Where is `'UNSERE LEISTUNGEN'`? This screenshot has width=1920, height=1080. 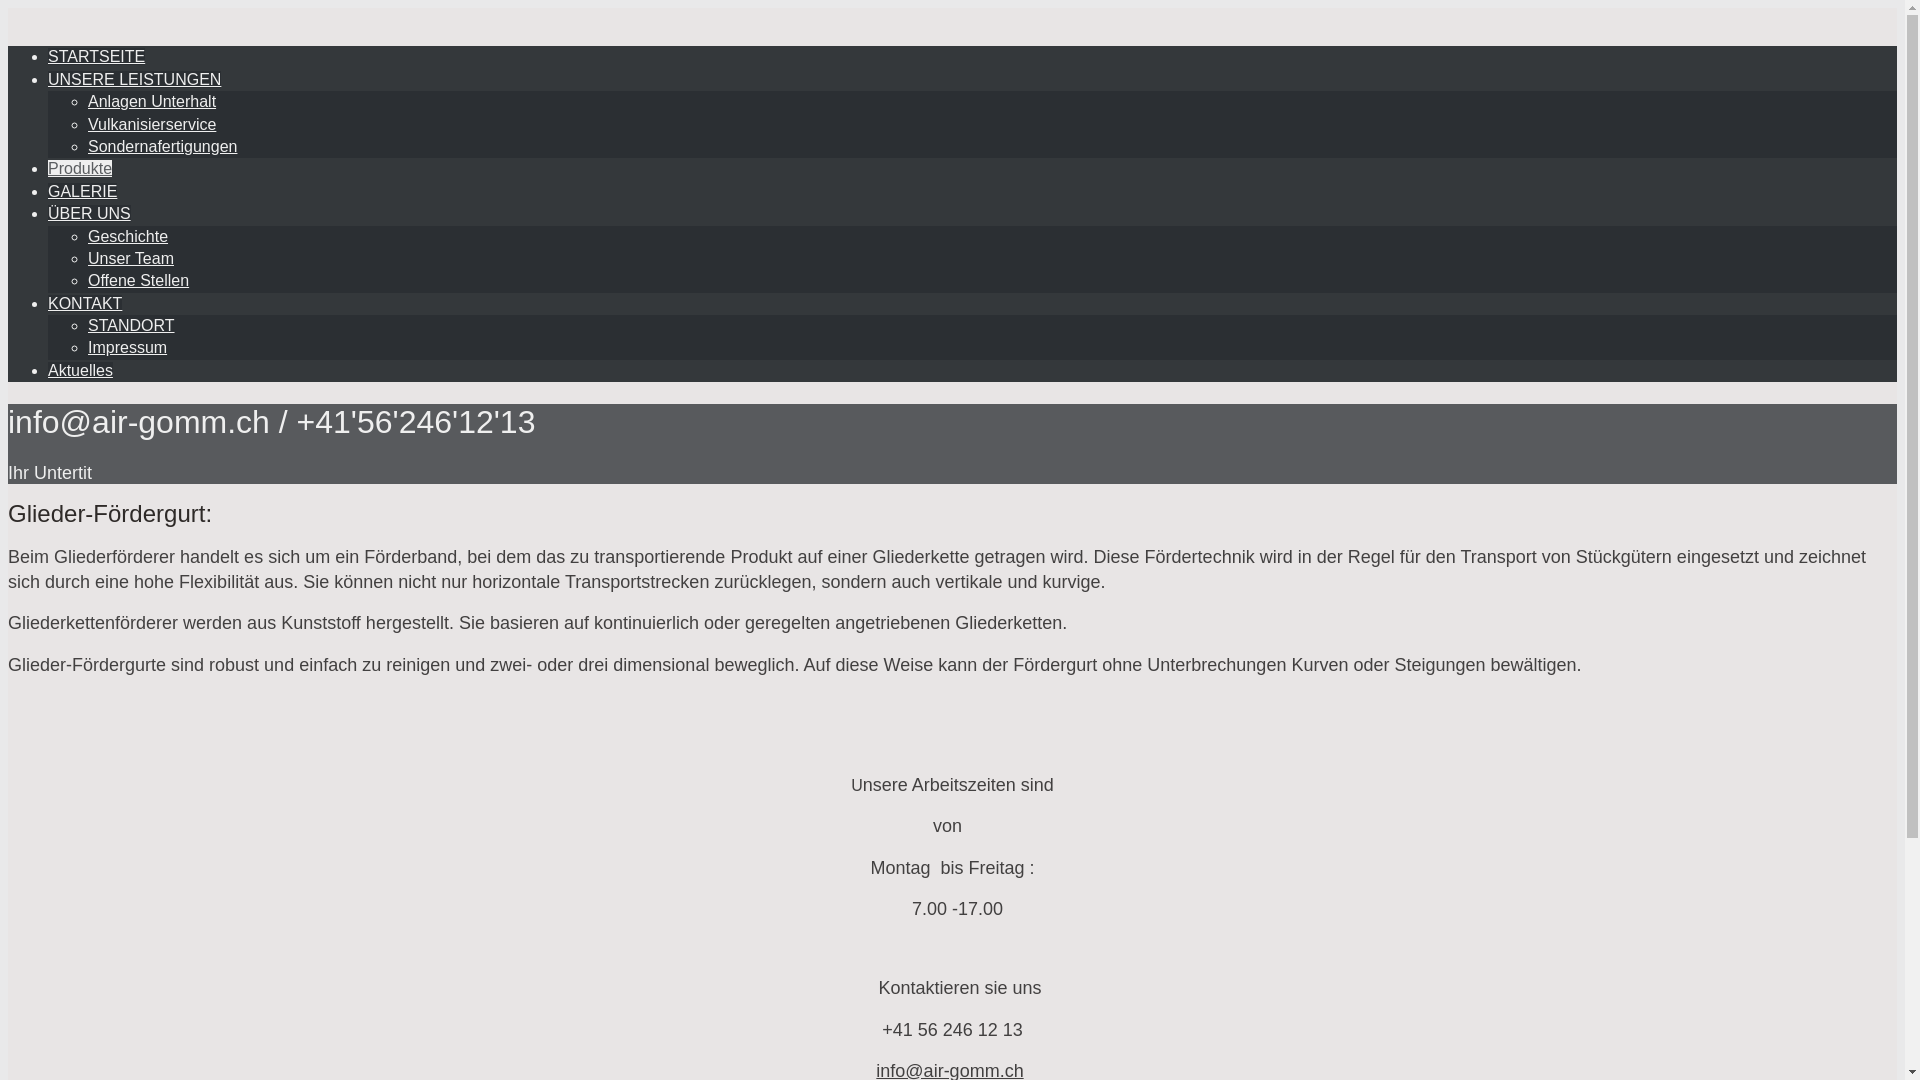 'UNSERE LEISTUNGEN' is located at coordinates (133, 78).